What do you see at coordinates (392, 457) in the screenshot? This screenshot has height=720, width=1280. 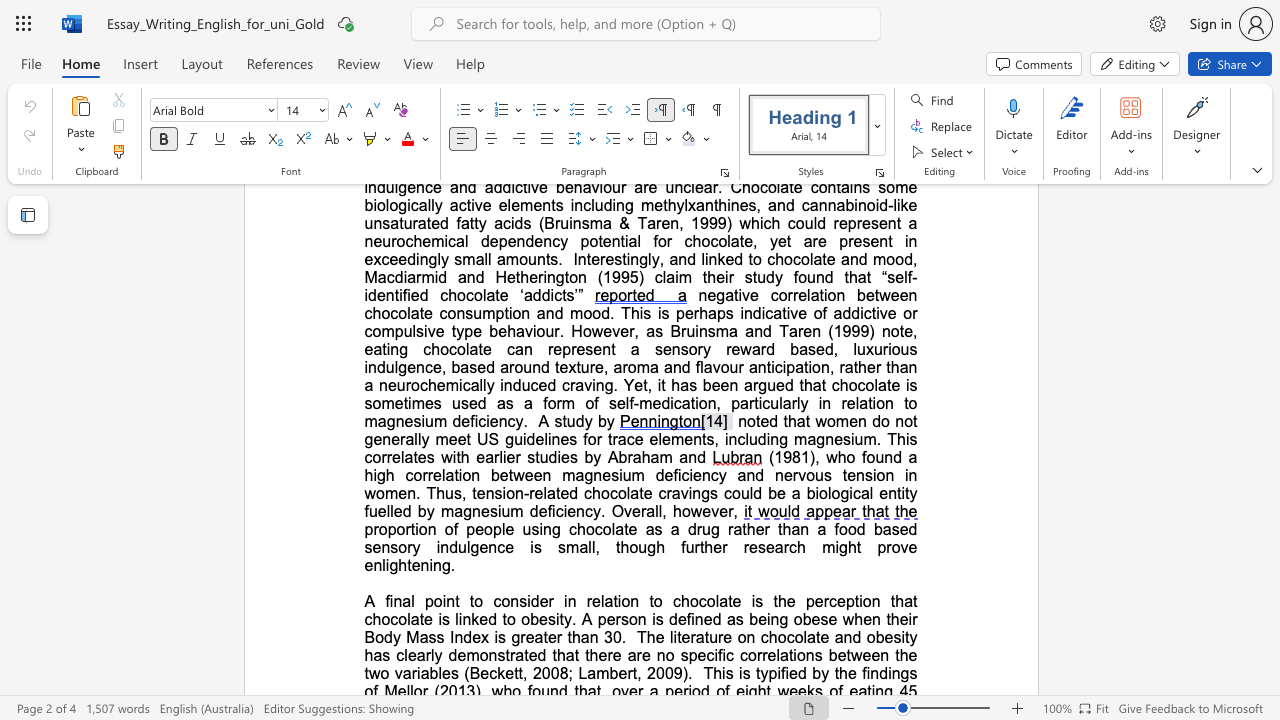 I see `the subset text "elates with earlier studies by Abraha" within the text "US guidelines for trace elements, including magnesium. This correlates with earlier studies by Abraham and"` at bounding box center [392, 457].